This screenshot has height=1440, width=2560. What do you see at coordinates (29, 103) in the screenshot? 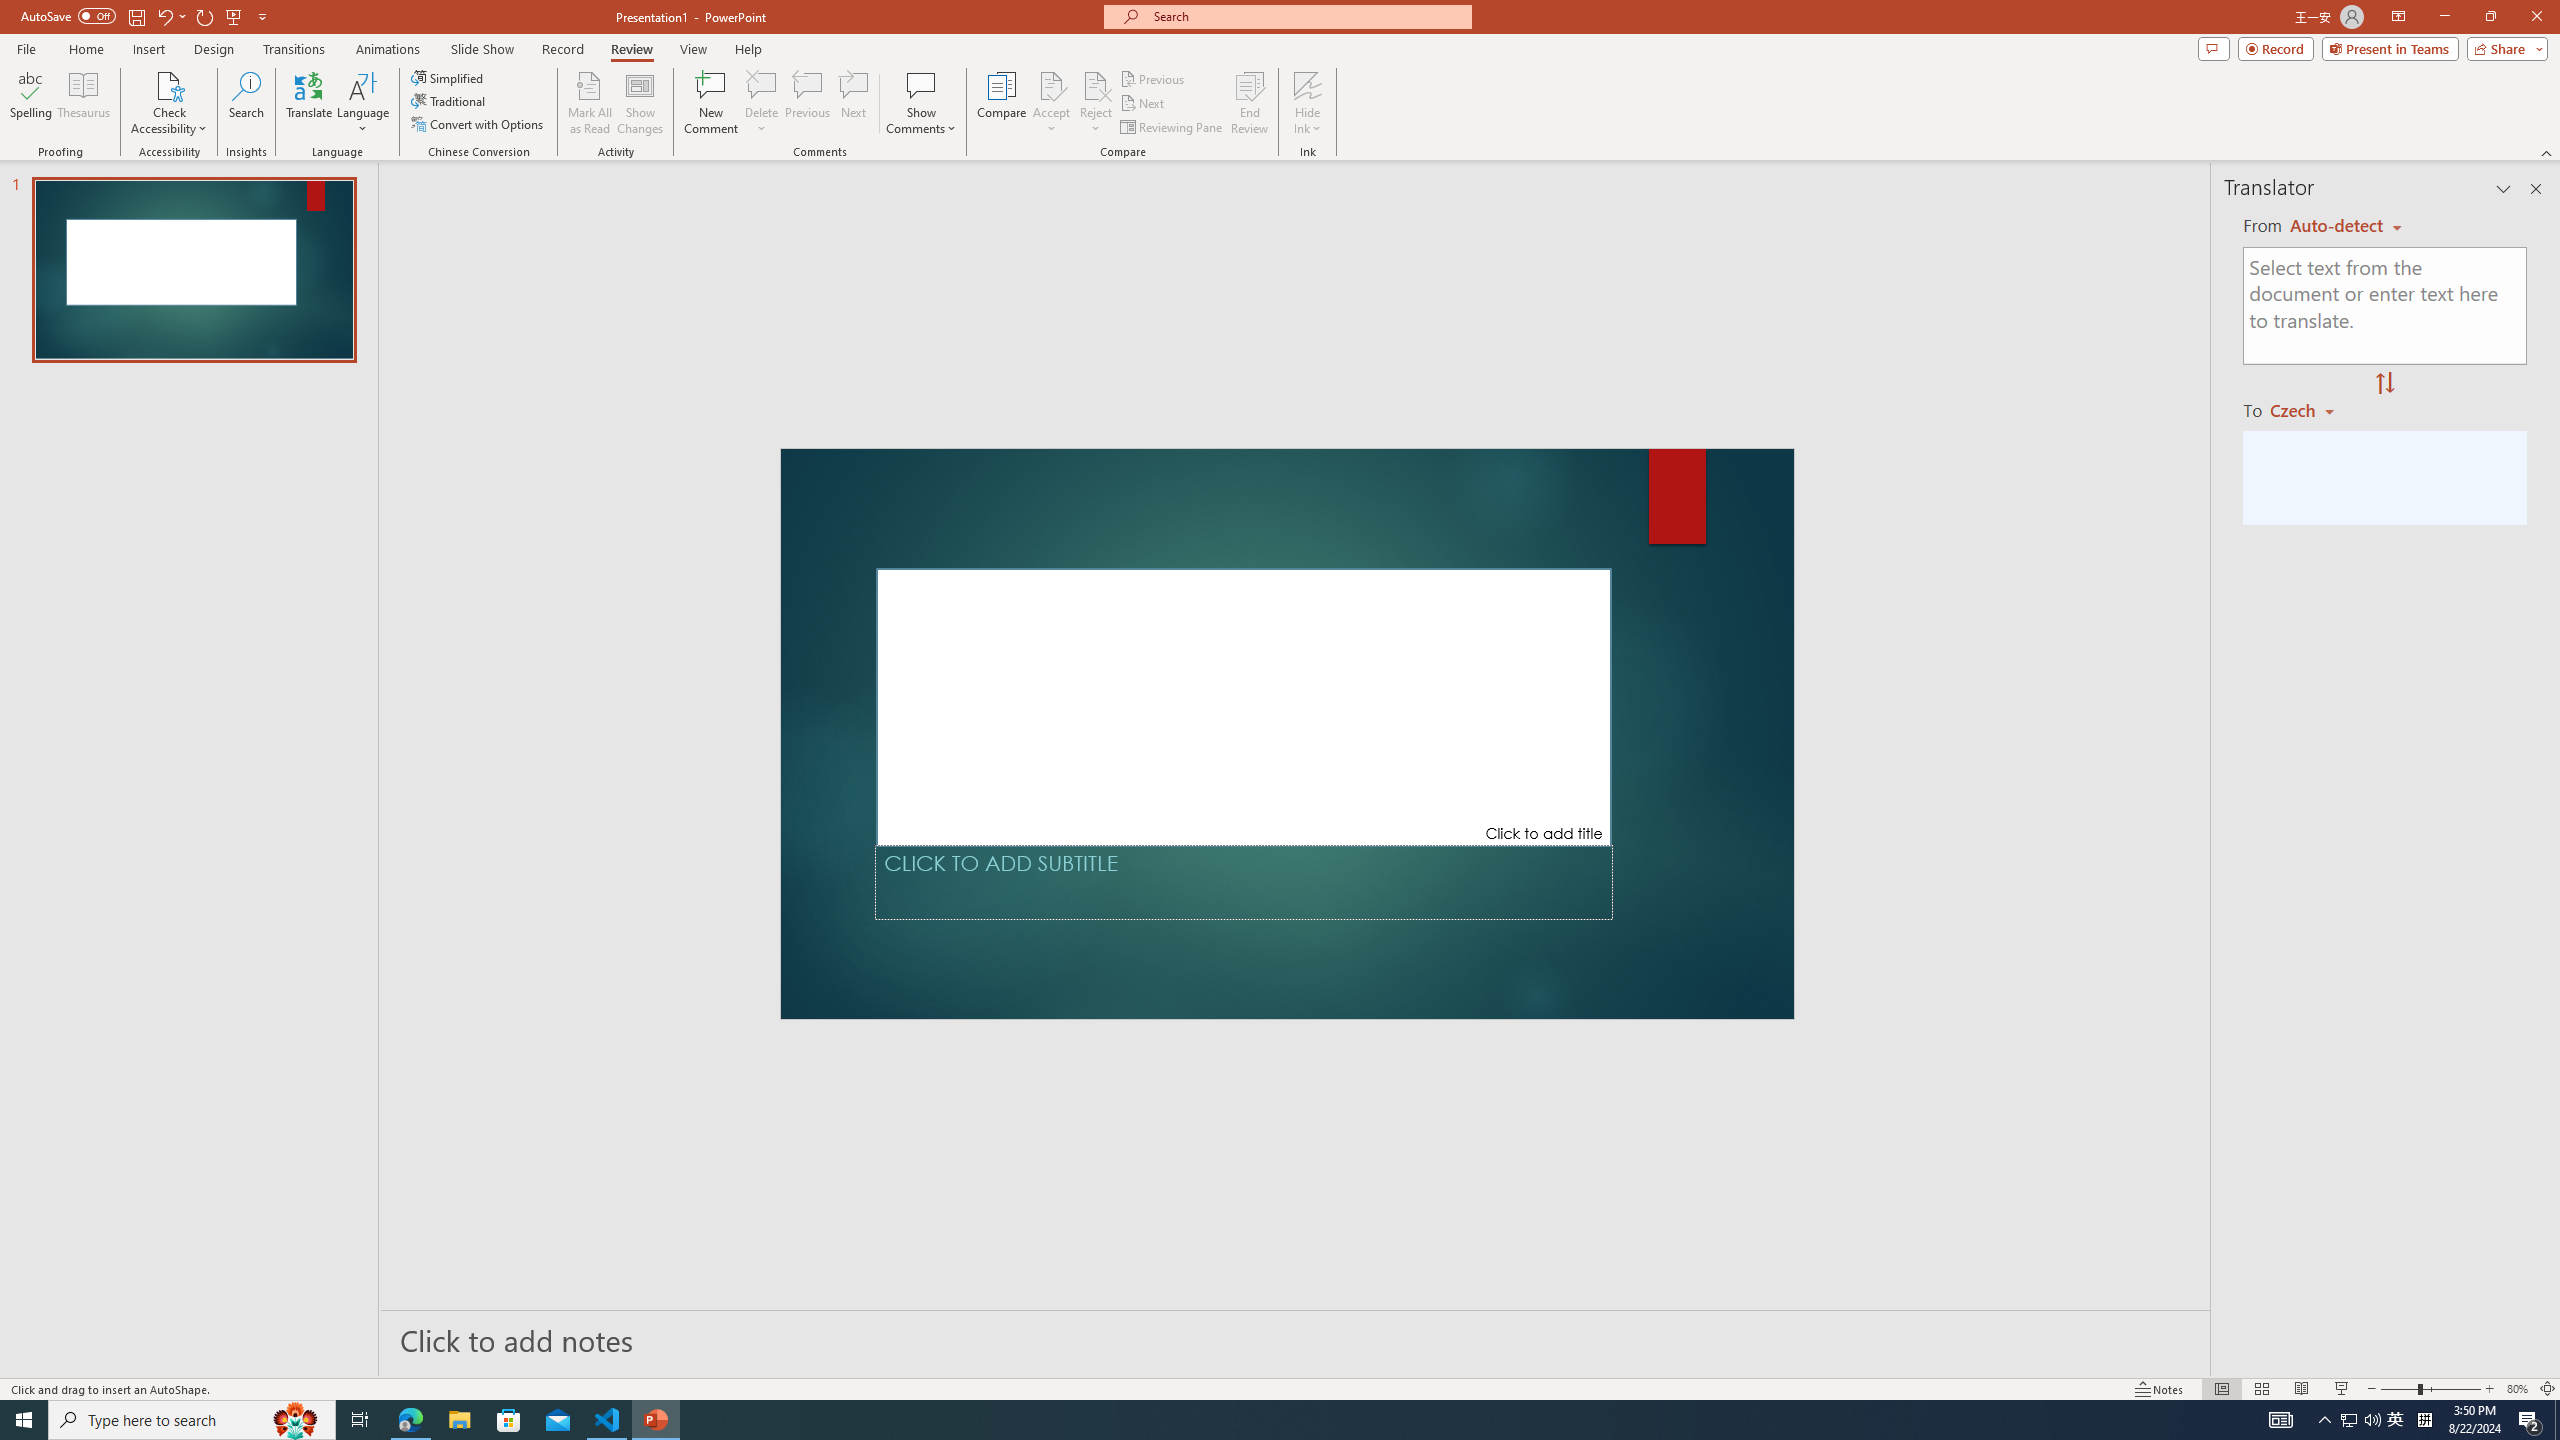
I see `'Spelling...'` at bounding box center [29, 103].